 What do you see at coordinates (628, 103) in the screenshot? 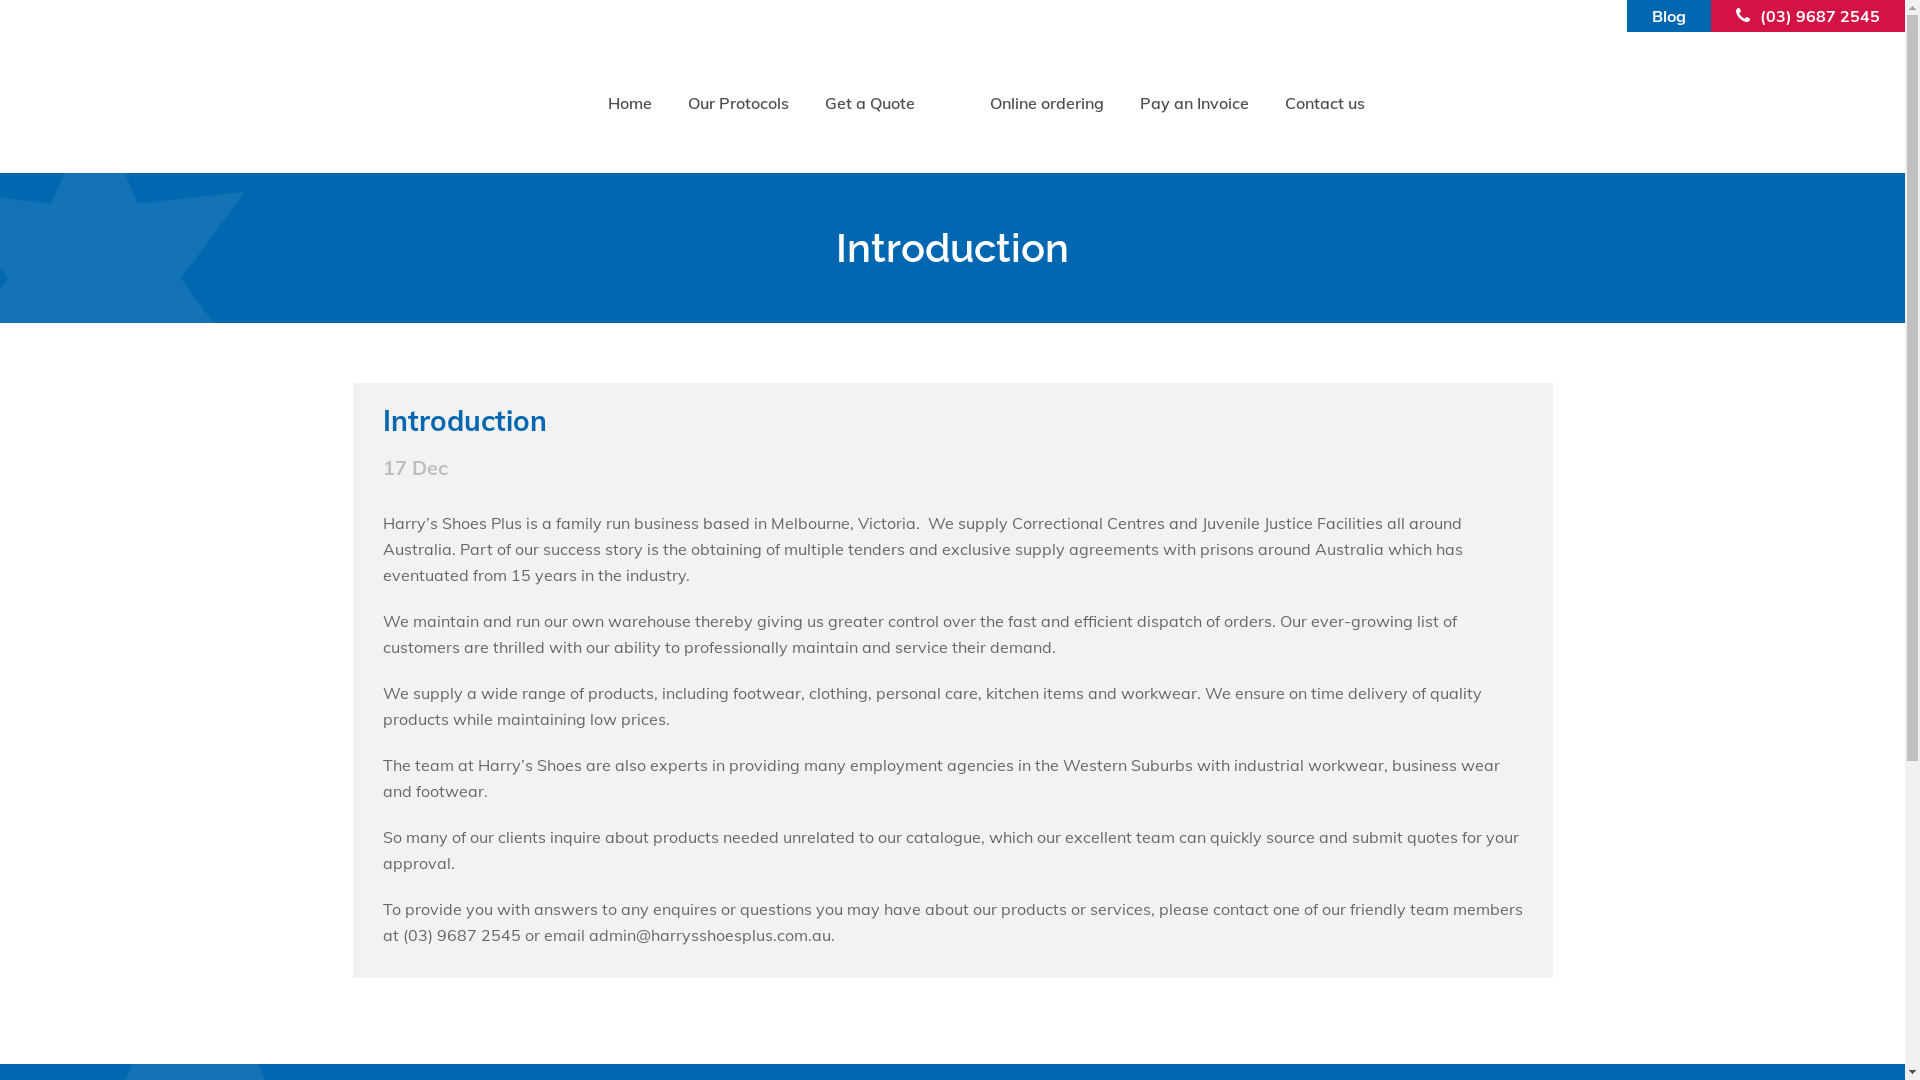
I see `'Home'` at bounding box center [628, 103].